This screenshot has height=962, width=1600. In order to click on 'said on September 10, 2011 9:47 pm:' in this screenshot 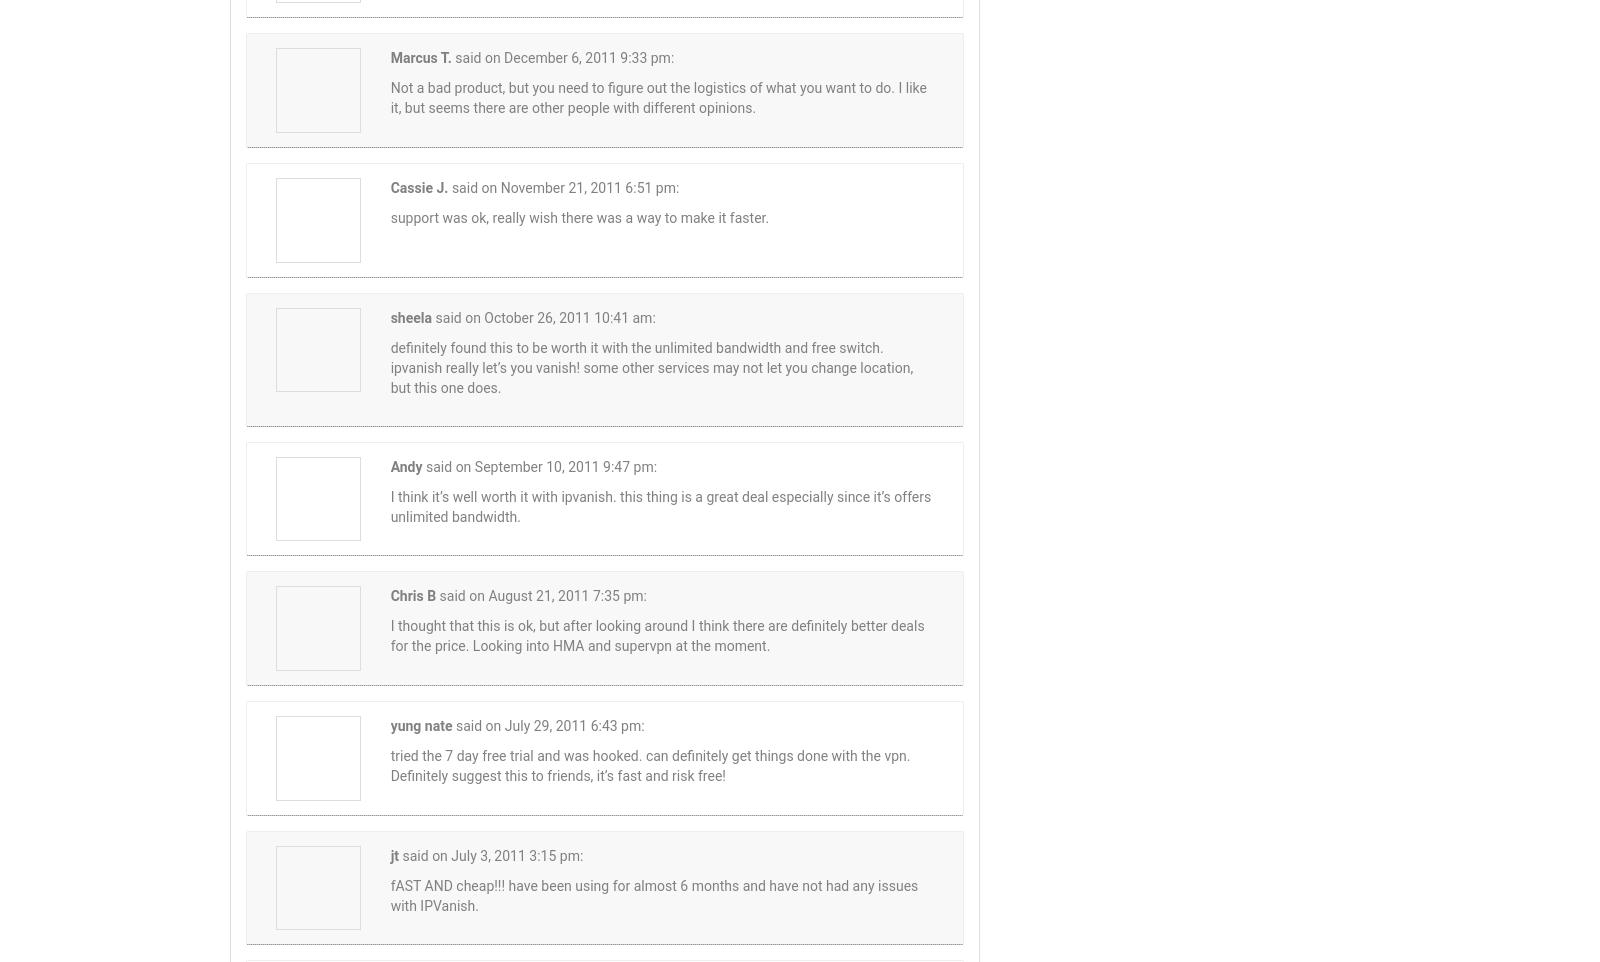, I will do `click(540, 465)`.